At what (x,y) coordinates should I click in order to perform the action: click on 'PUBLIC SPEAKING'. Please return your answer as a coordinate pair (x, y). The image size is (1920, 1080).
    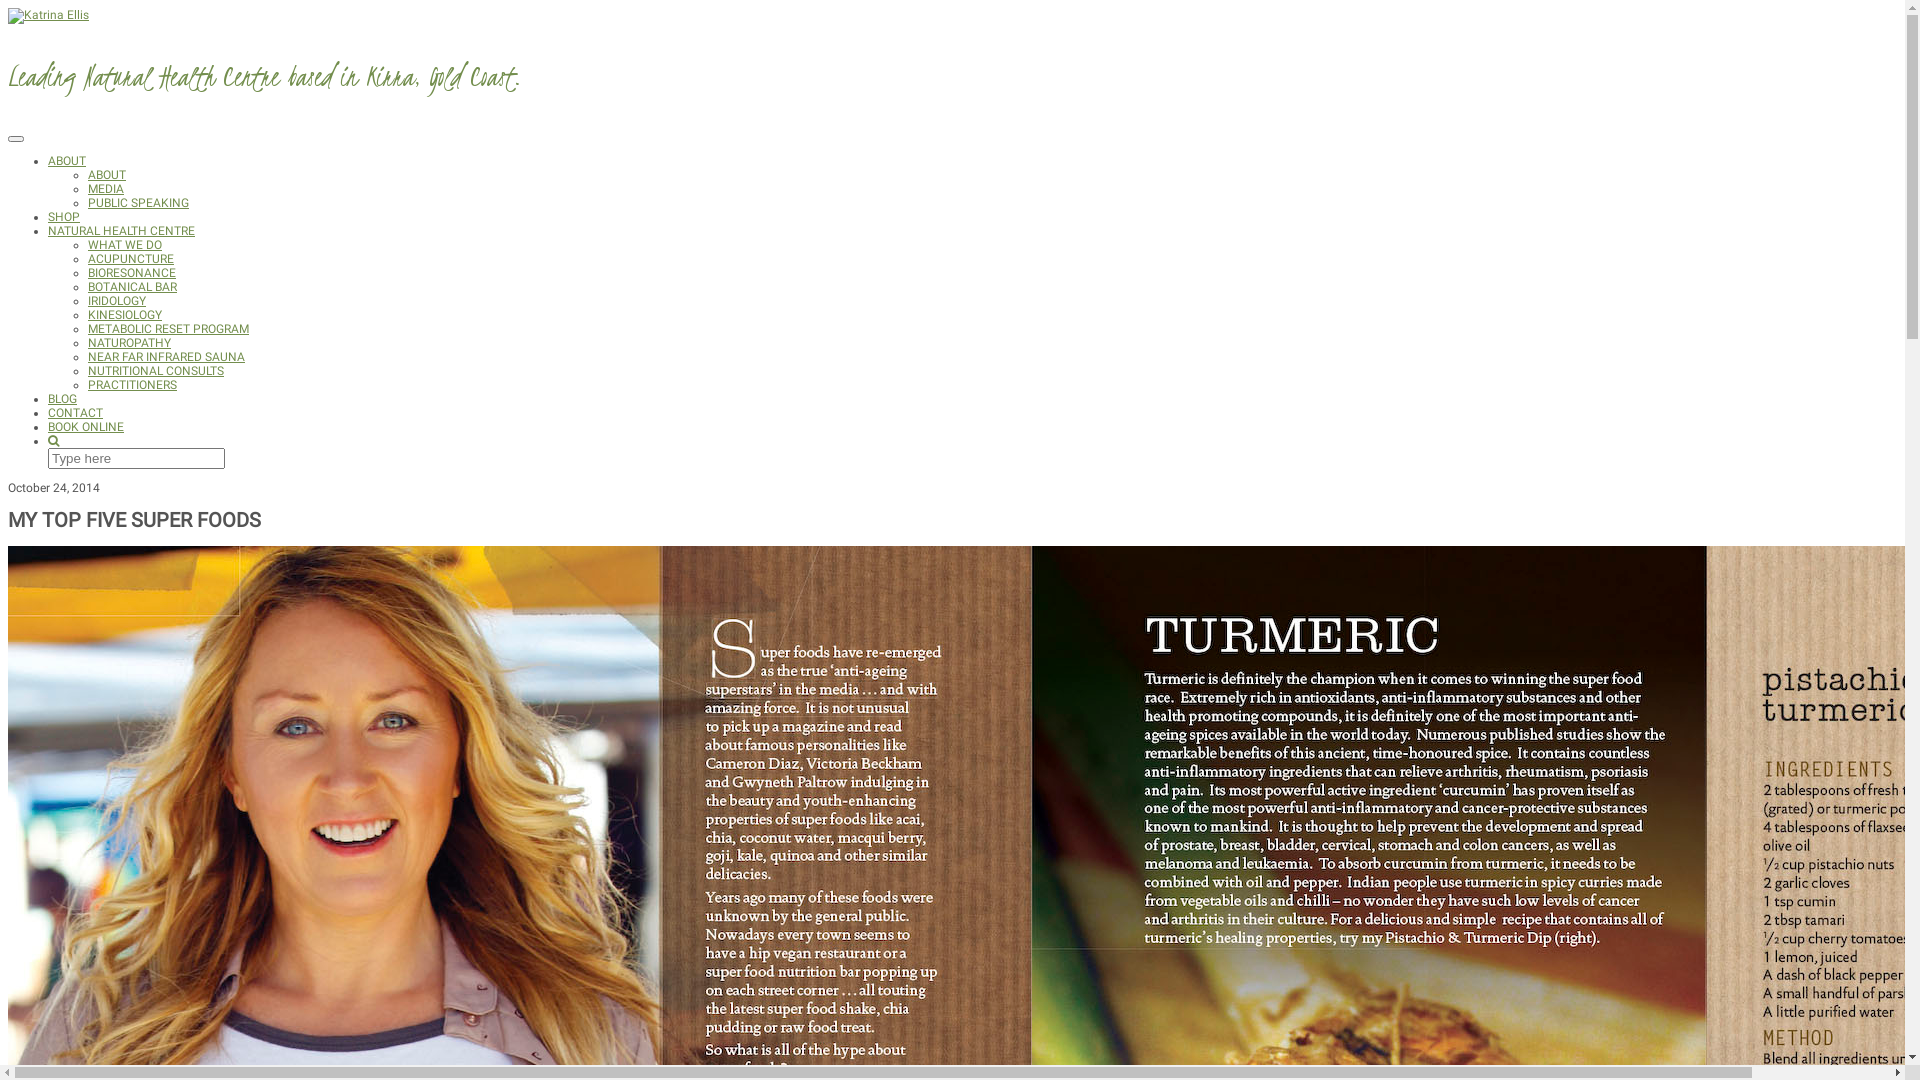
    Looking at the image, I should click on (137, 203).